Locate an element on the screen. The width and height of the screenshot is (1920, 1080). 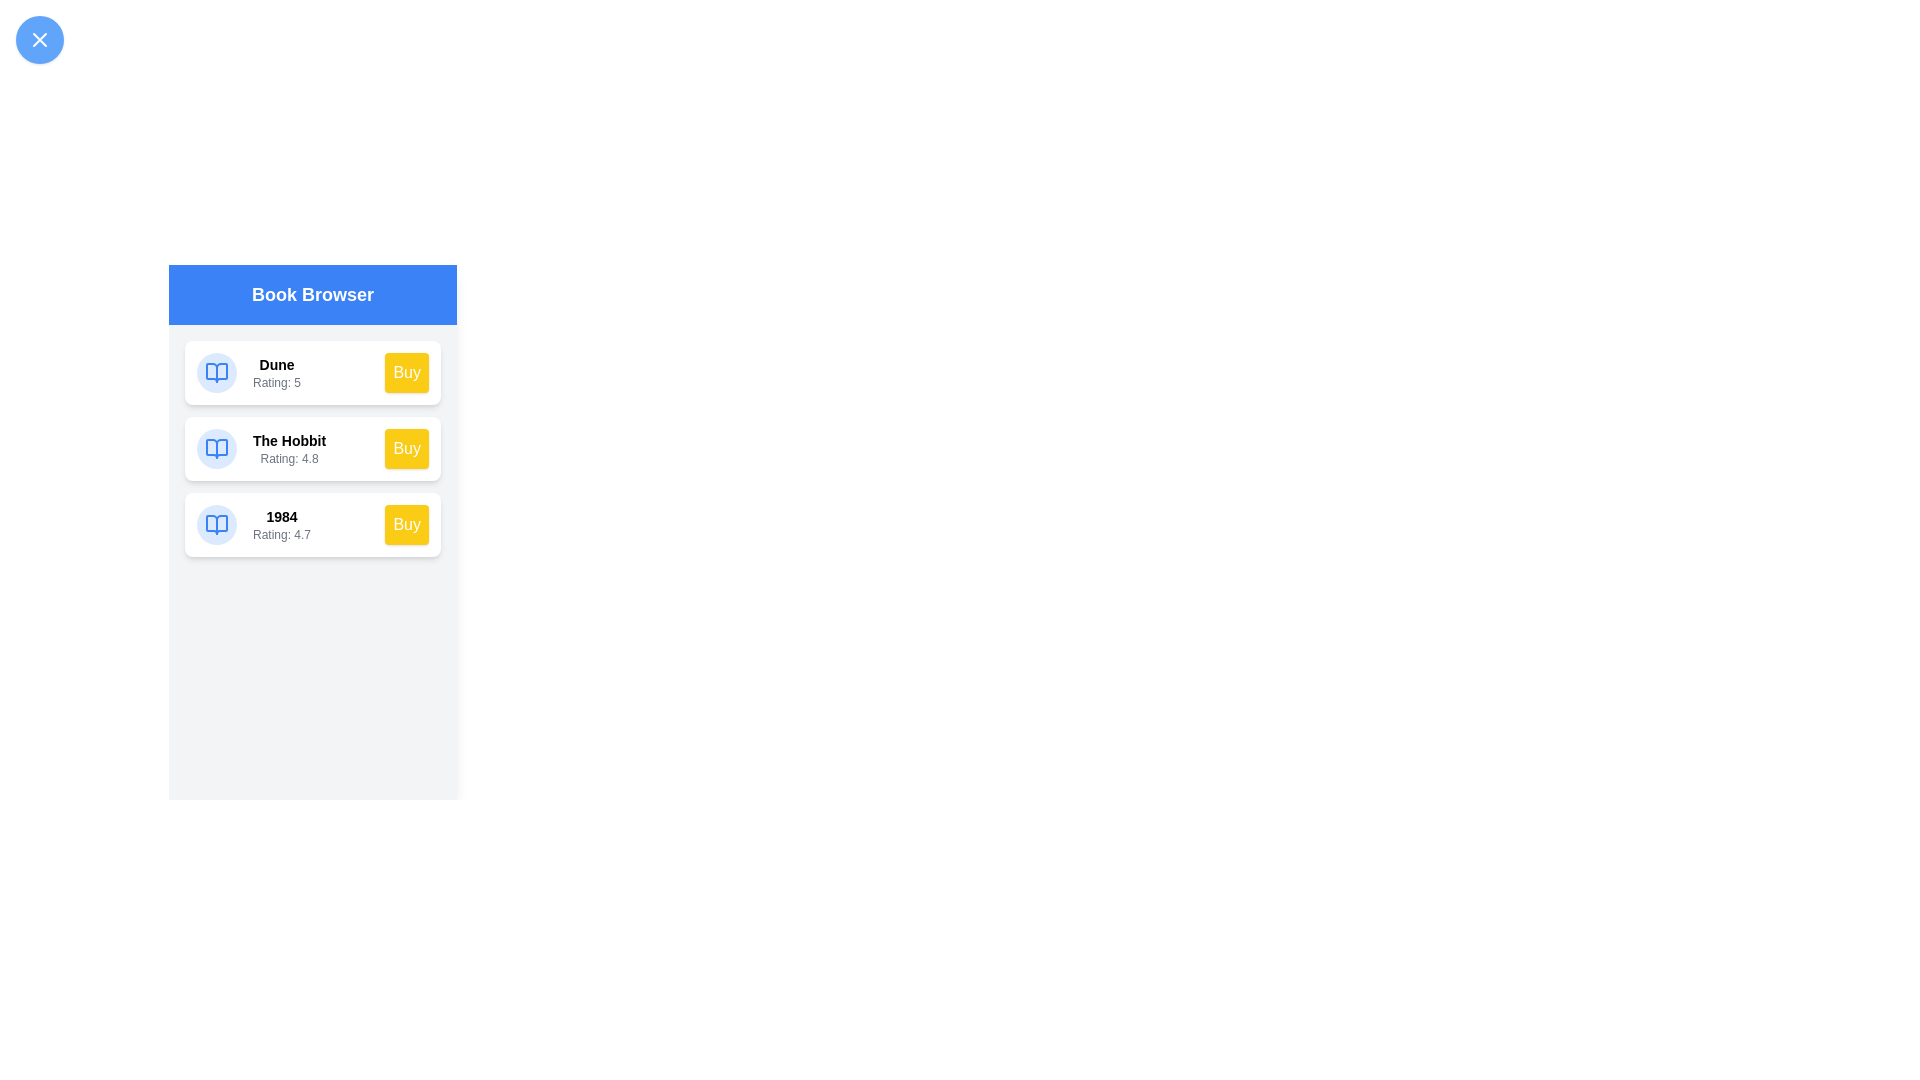
the toggle button to toggle the drawer's state is located at coordinates (39, 39).